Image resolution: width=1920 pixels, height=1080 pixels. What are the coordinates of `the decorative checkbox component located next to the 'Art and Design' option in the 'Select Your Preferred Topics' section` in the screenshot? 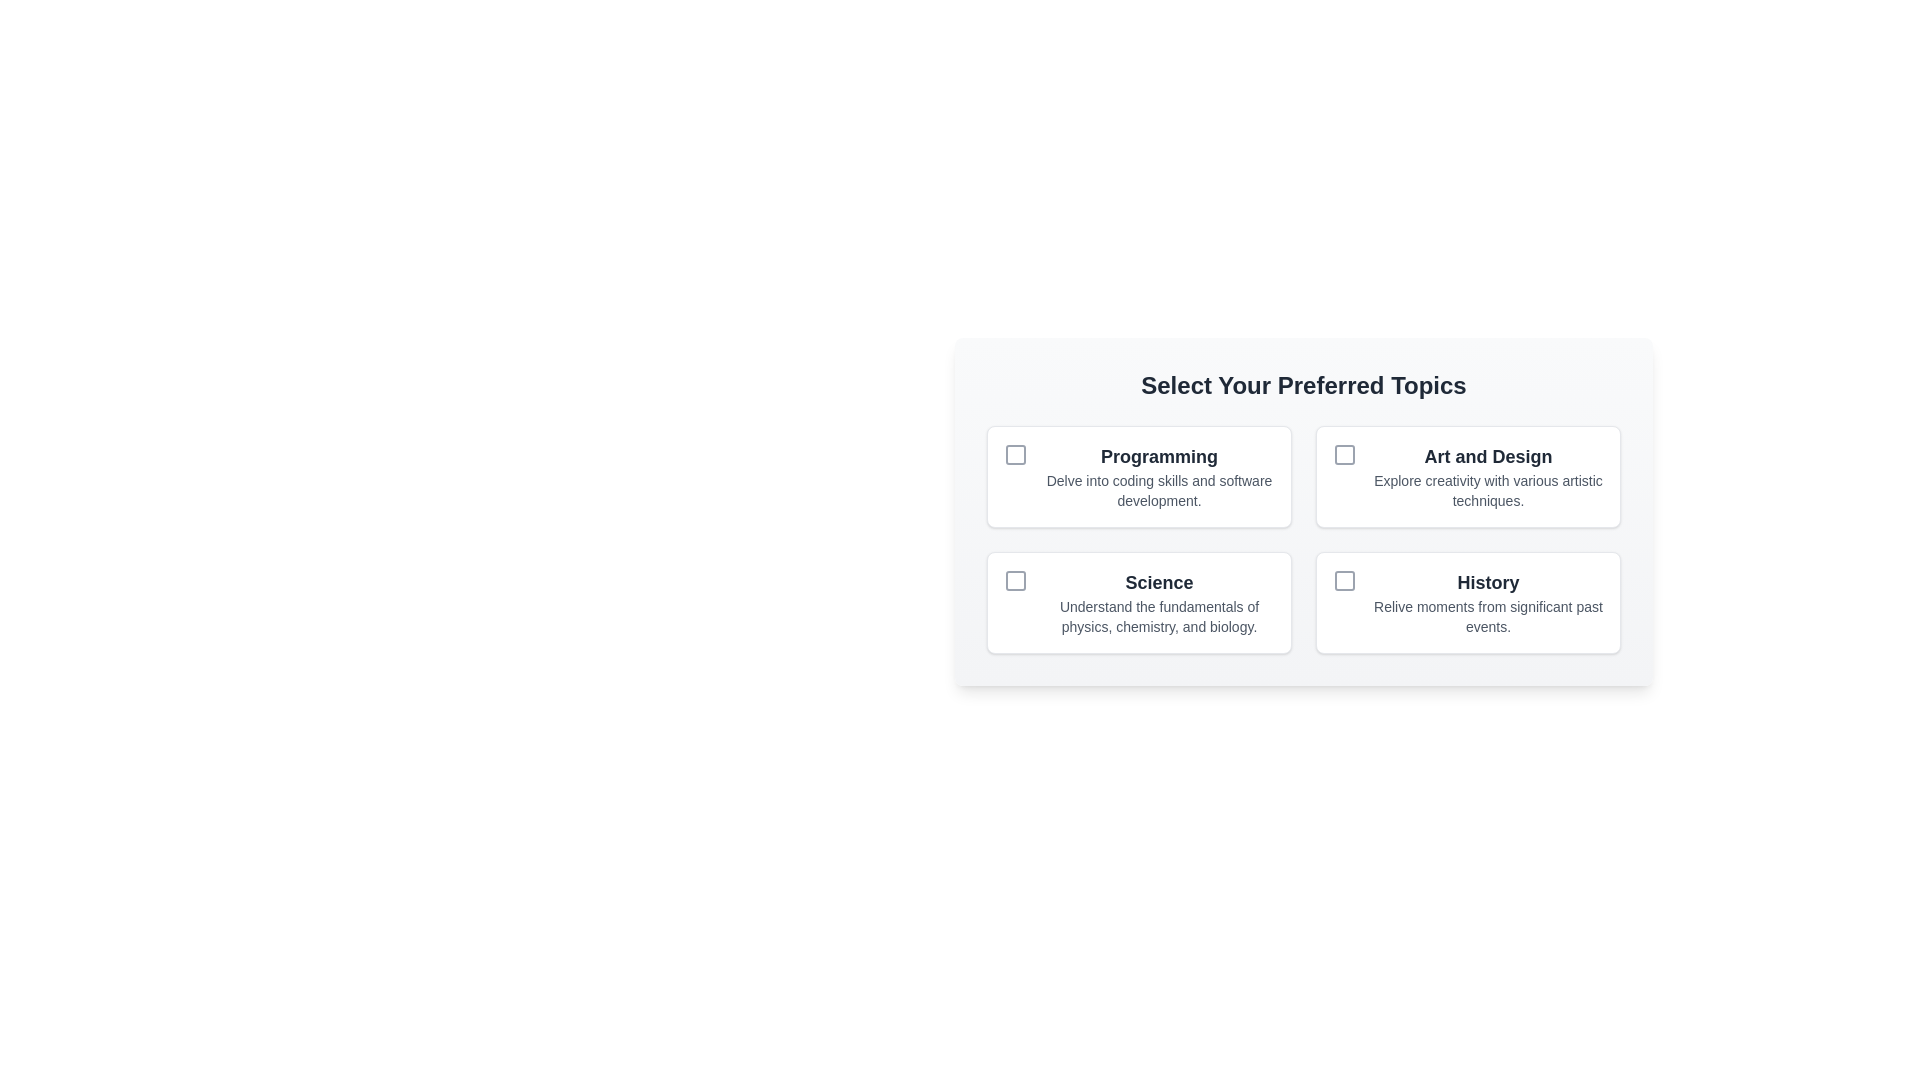 It's located at (1344, 455).